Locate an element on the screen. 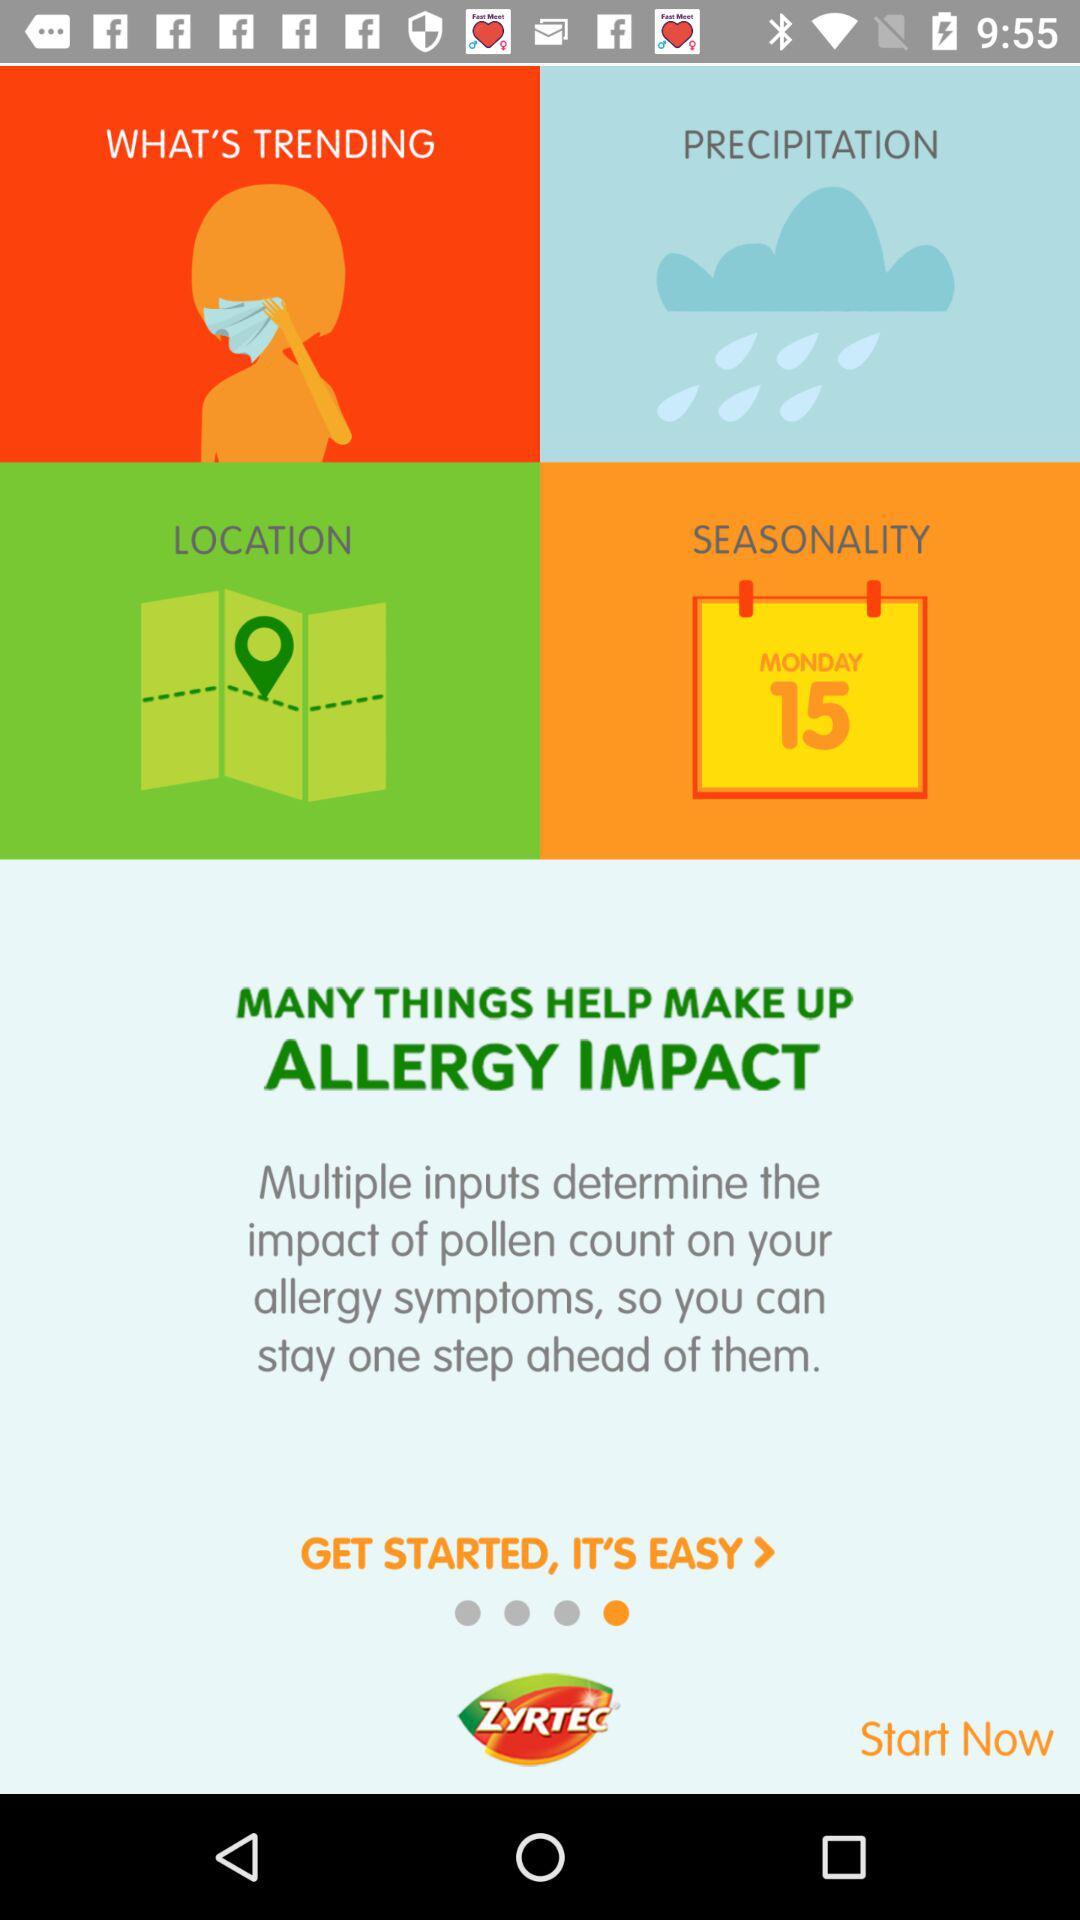  starting option is located at coordinates (540, 1566).